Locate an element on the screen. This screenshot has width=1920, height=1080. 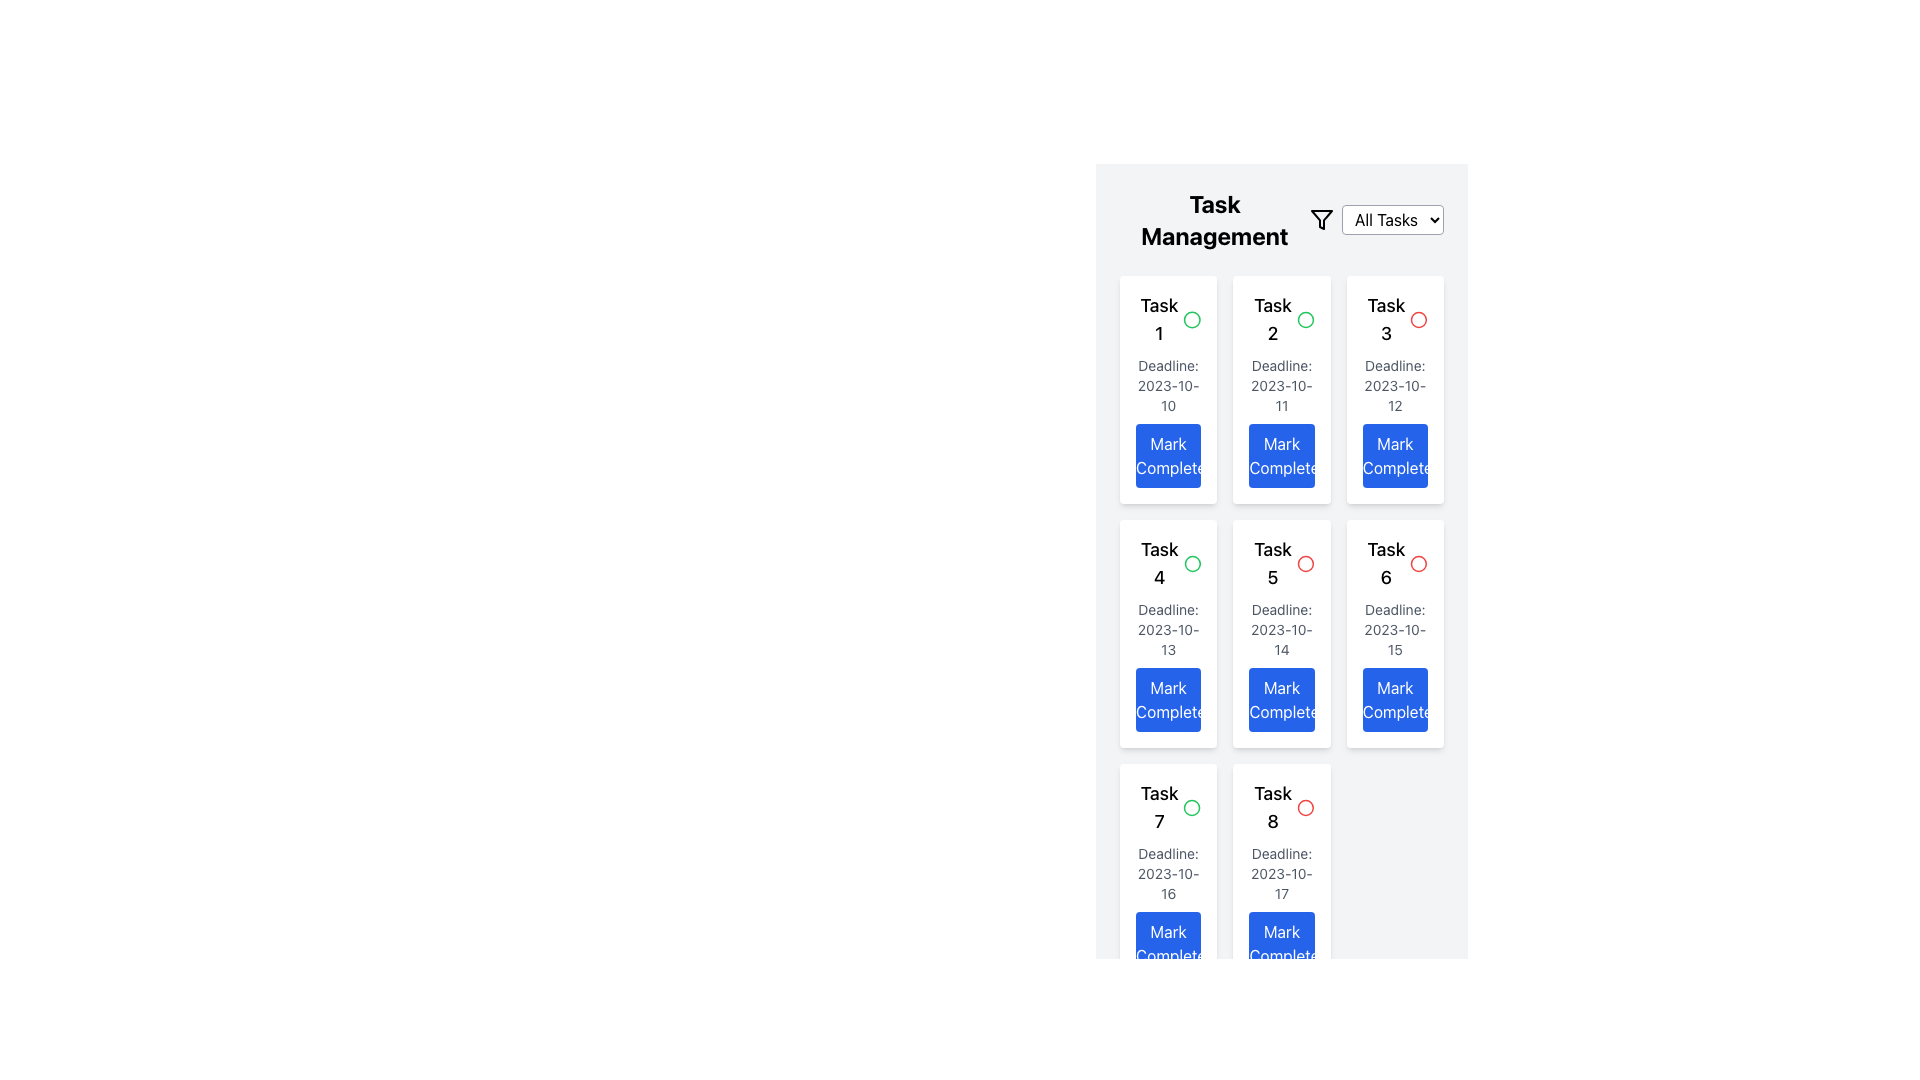
the Circular Indicator with a green outline that symbolizes the completion status of Task 2 in the task management interface, located in the first row, second column of the task cards is located at coordinates (1192, 319).